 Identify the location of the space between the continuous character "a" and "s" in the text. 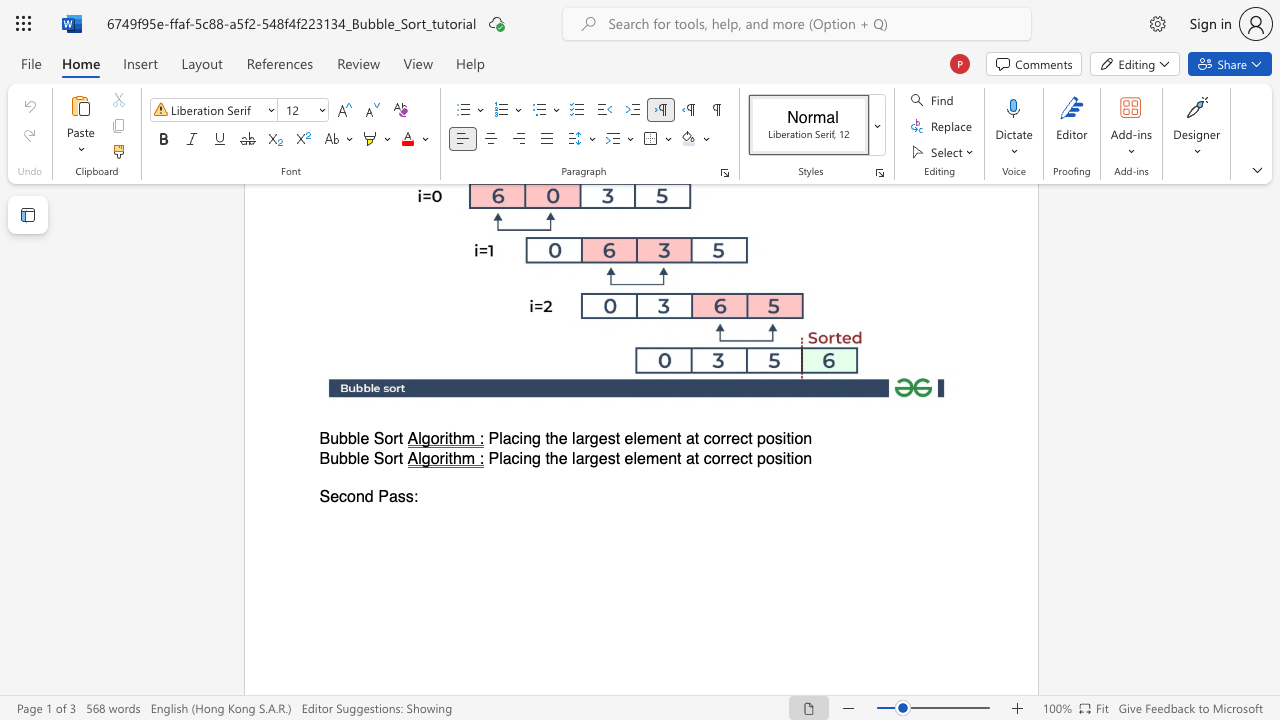
(397, 496).